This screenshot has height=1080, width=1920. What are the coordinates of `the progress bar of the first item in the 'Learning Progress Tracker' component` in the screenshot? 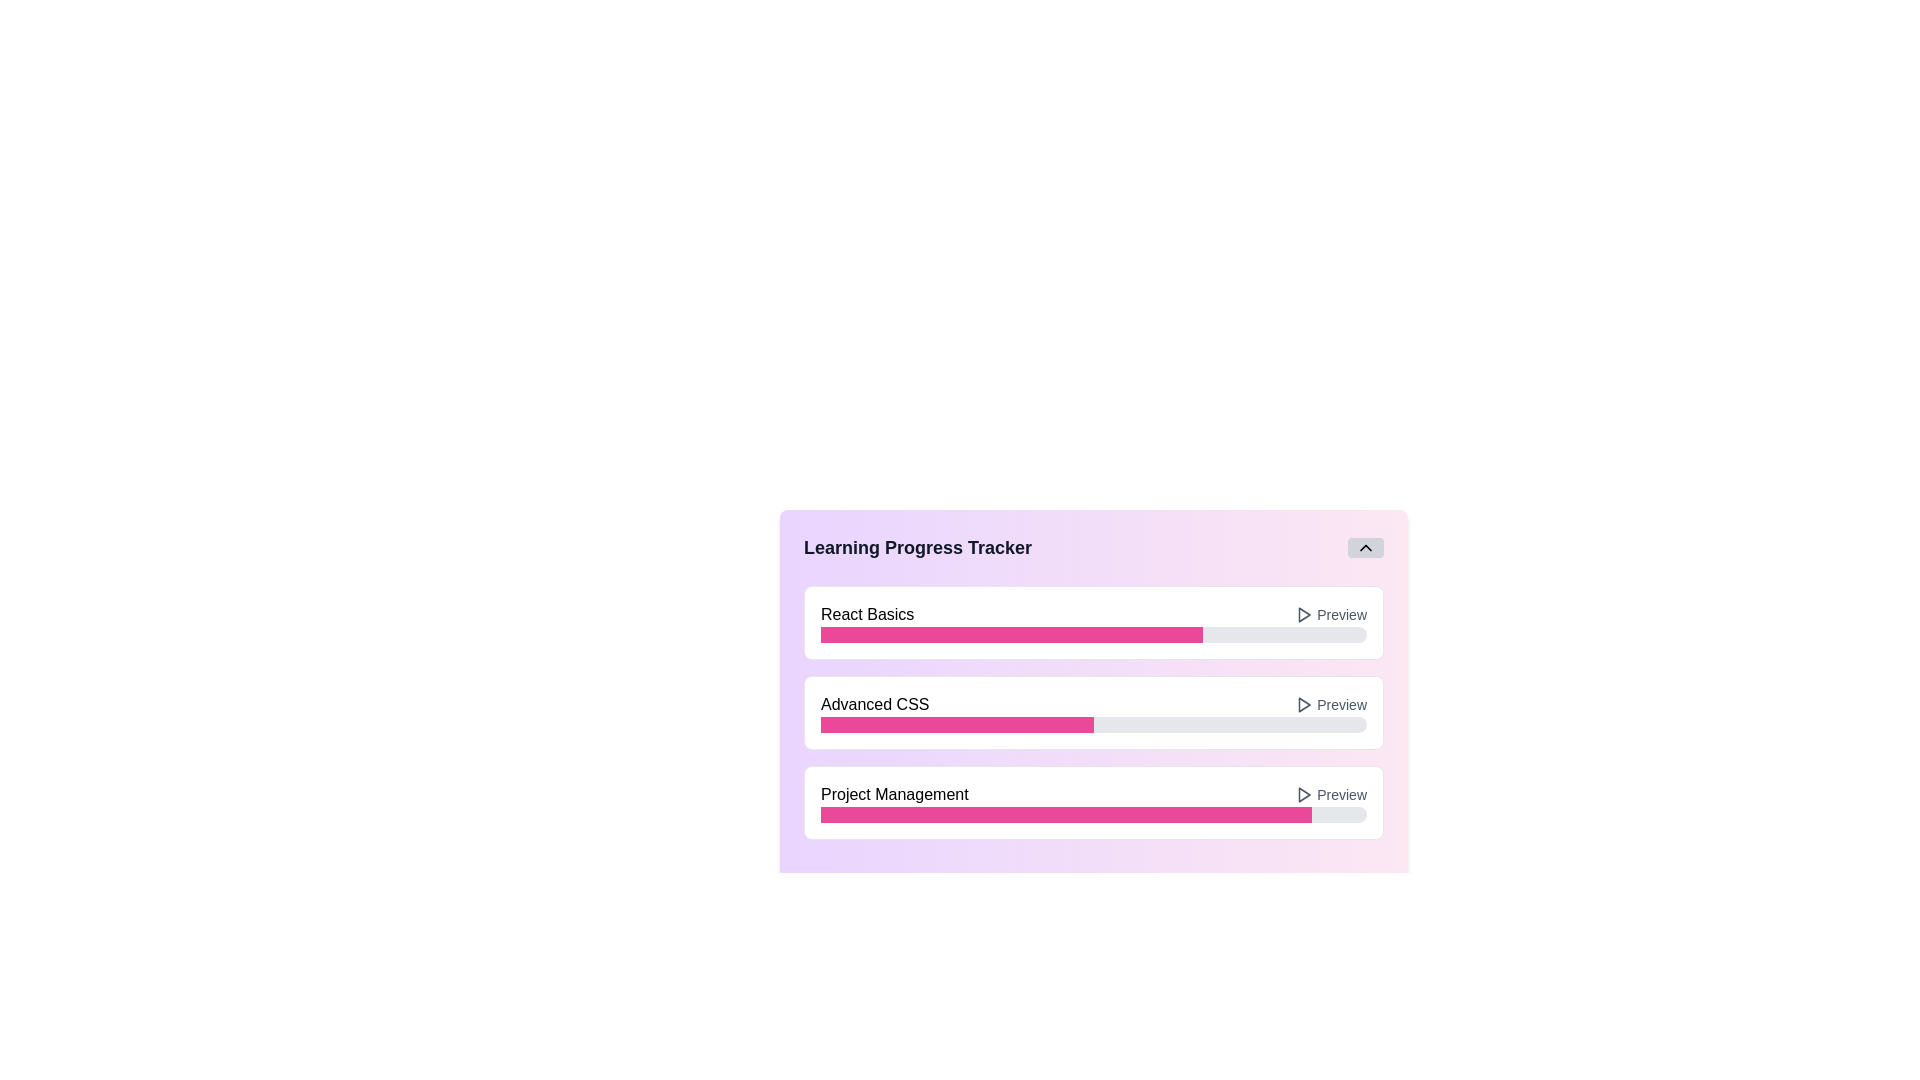 It's located at (1093, 721).